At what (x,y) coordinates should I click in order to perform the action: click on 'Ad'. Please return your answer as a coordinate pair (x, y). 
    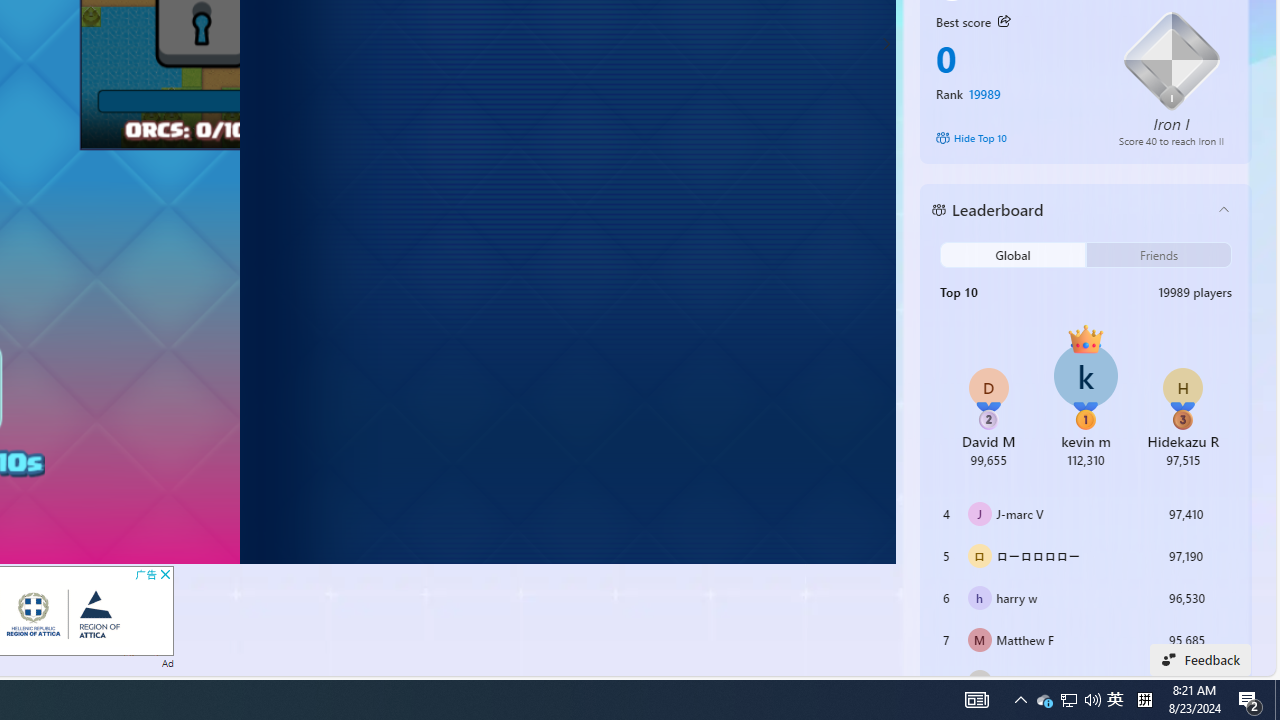
    Looking at the image, I should click on (167, 662).